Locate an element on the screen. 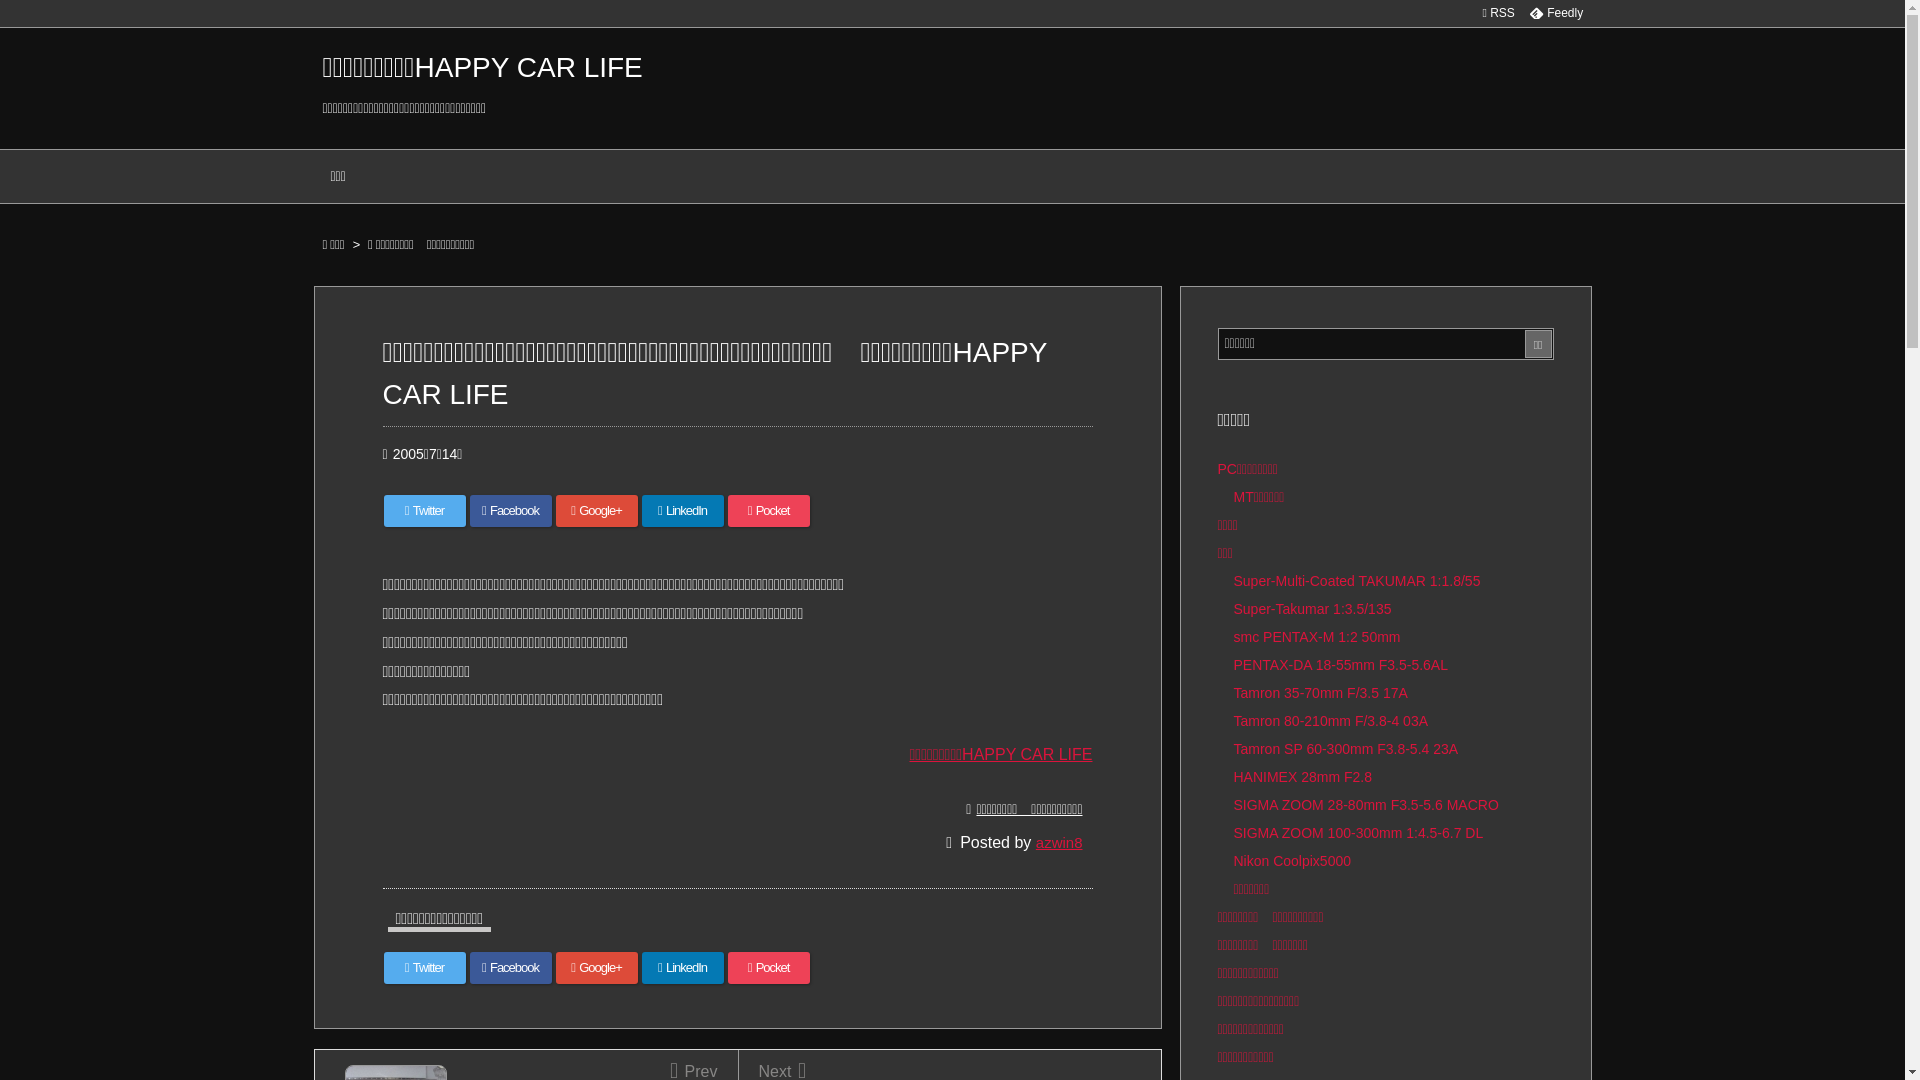 Image resolution: width=1920 pixels, height=1080 pixels. 'SIGMA ZOOM 28-80mm F3.5-5.6 MACRO' is located at coordinates (1365, 804).